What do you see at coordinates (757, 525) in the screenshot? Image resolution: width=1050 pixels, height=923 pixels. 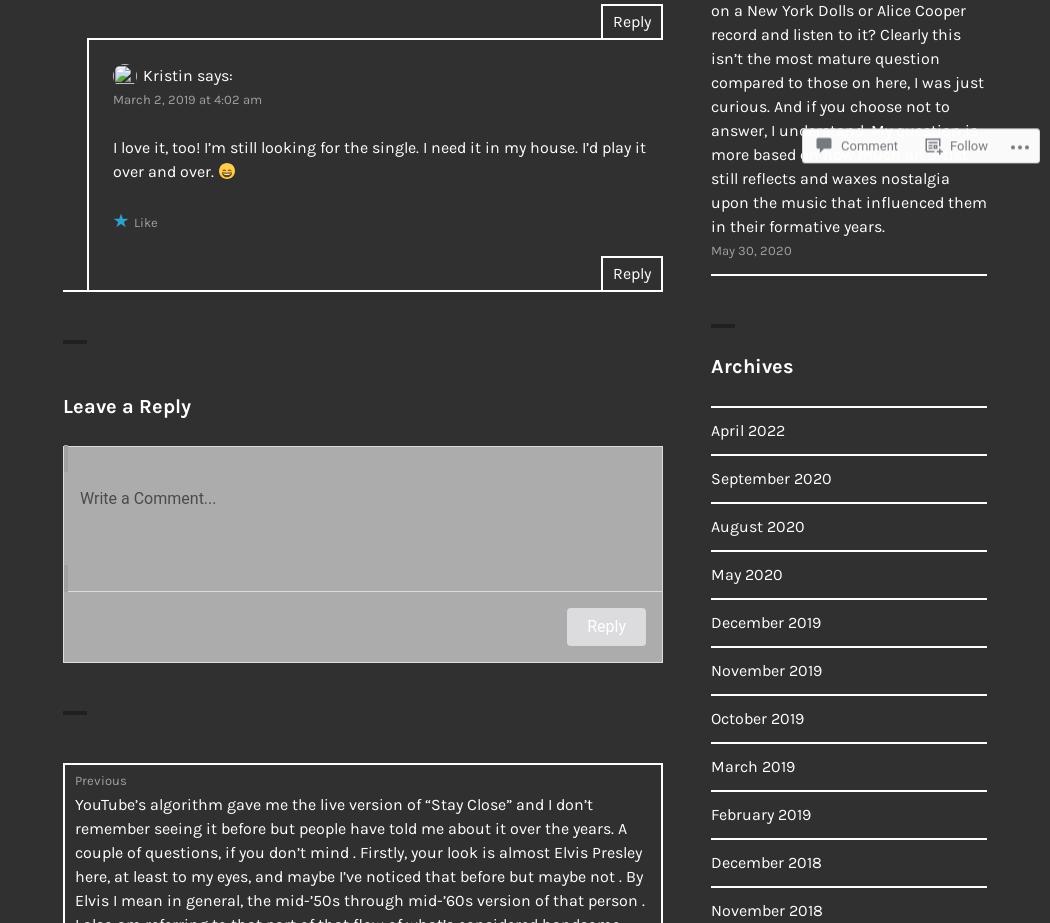 I see `'August 2020'` at bounding box center [757, 525].